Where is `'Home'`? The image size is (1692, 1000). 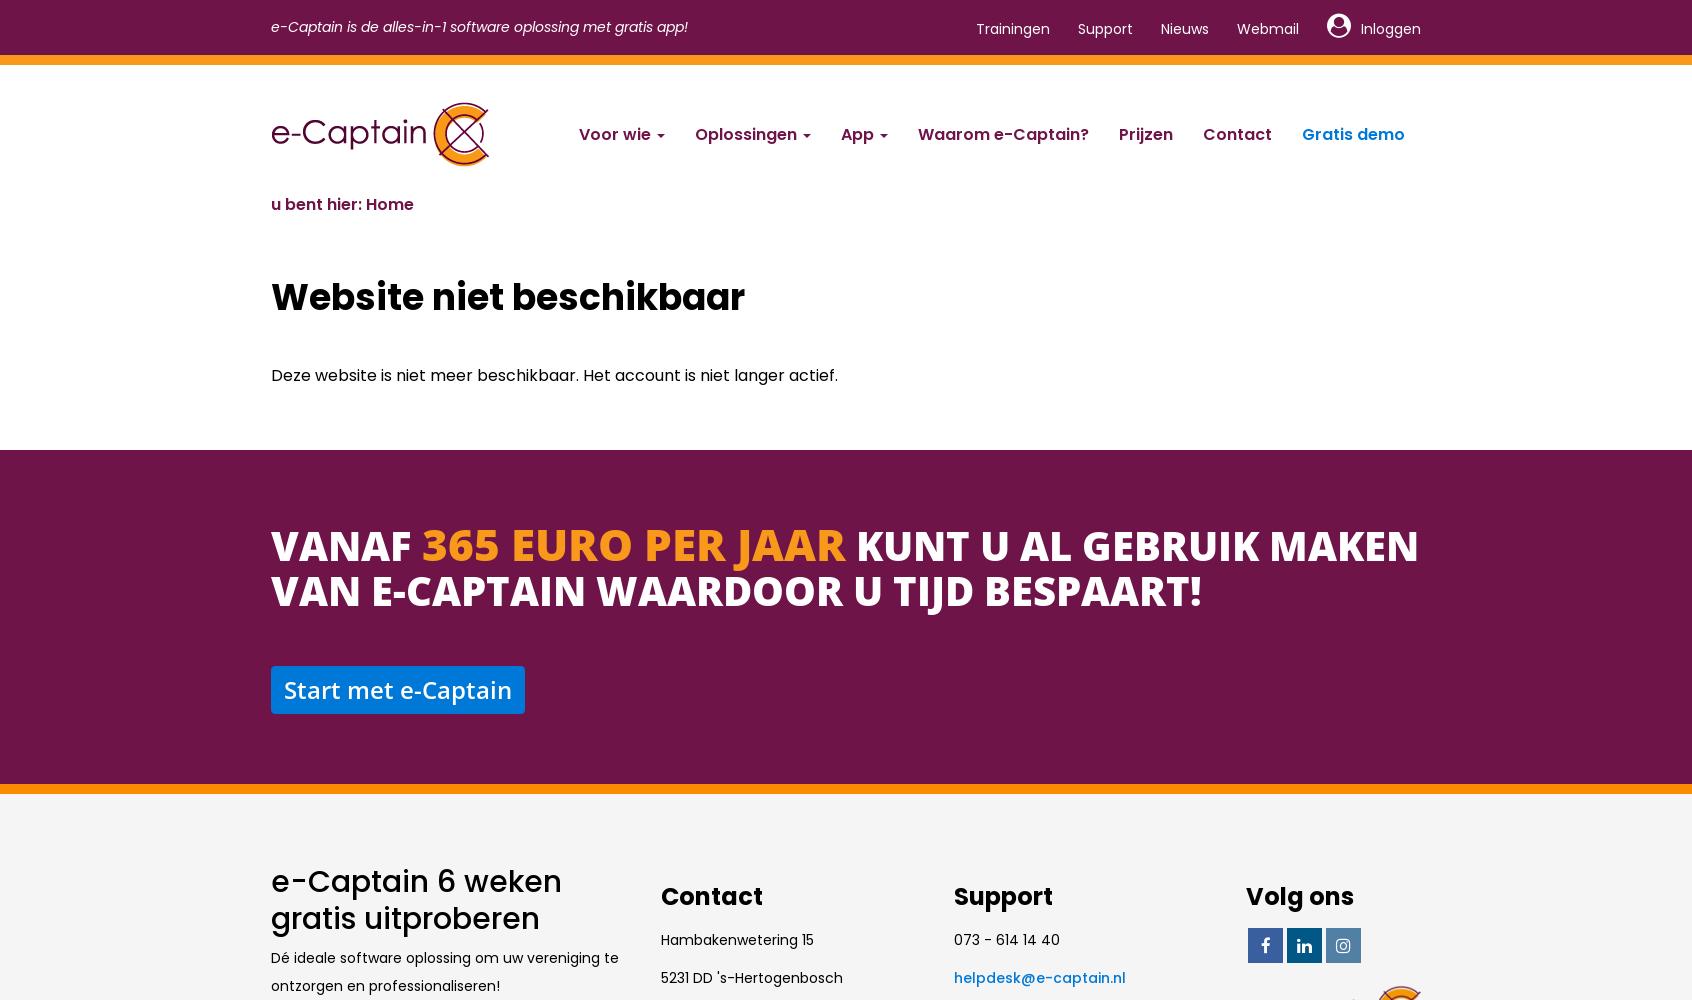
'Home' is located at coordinates (390, 203).